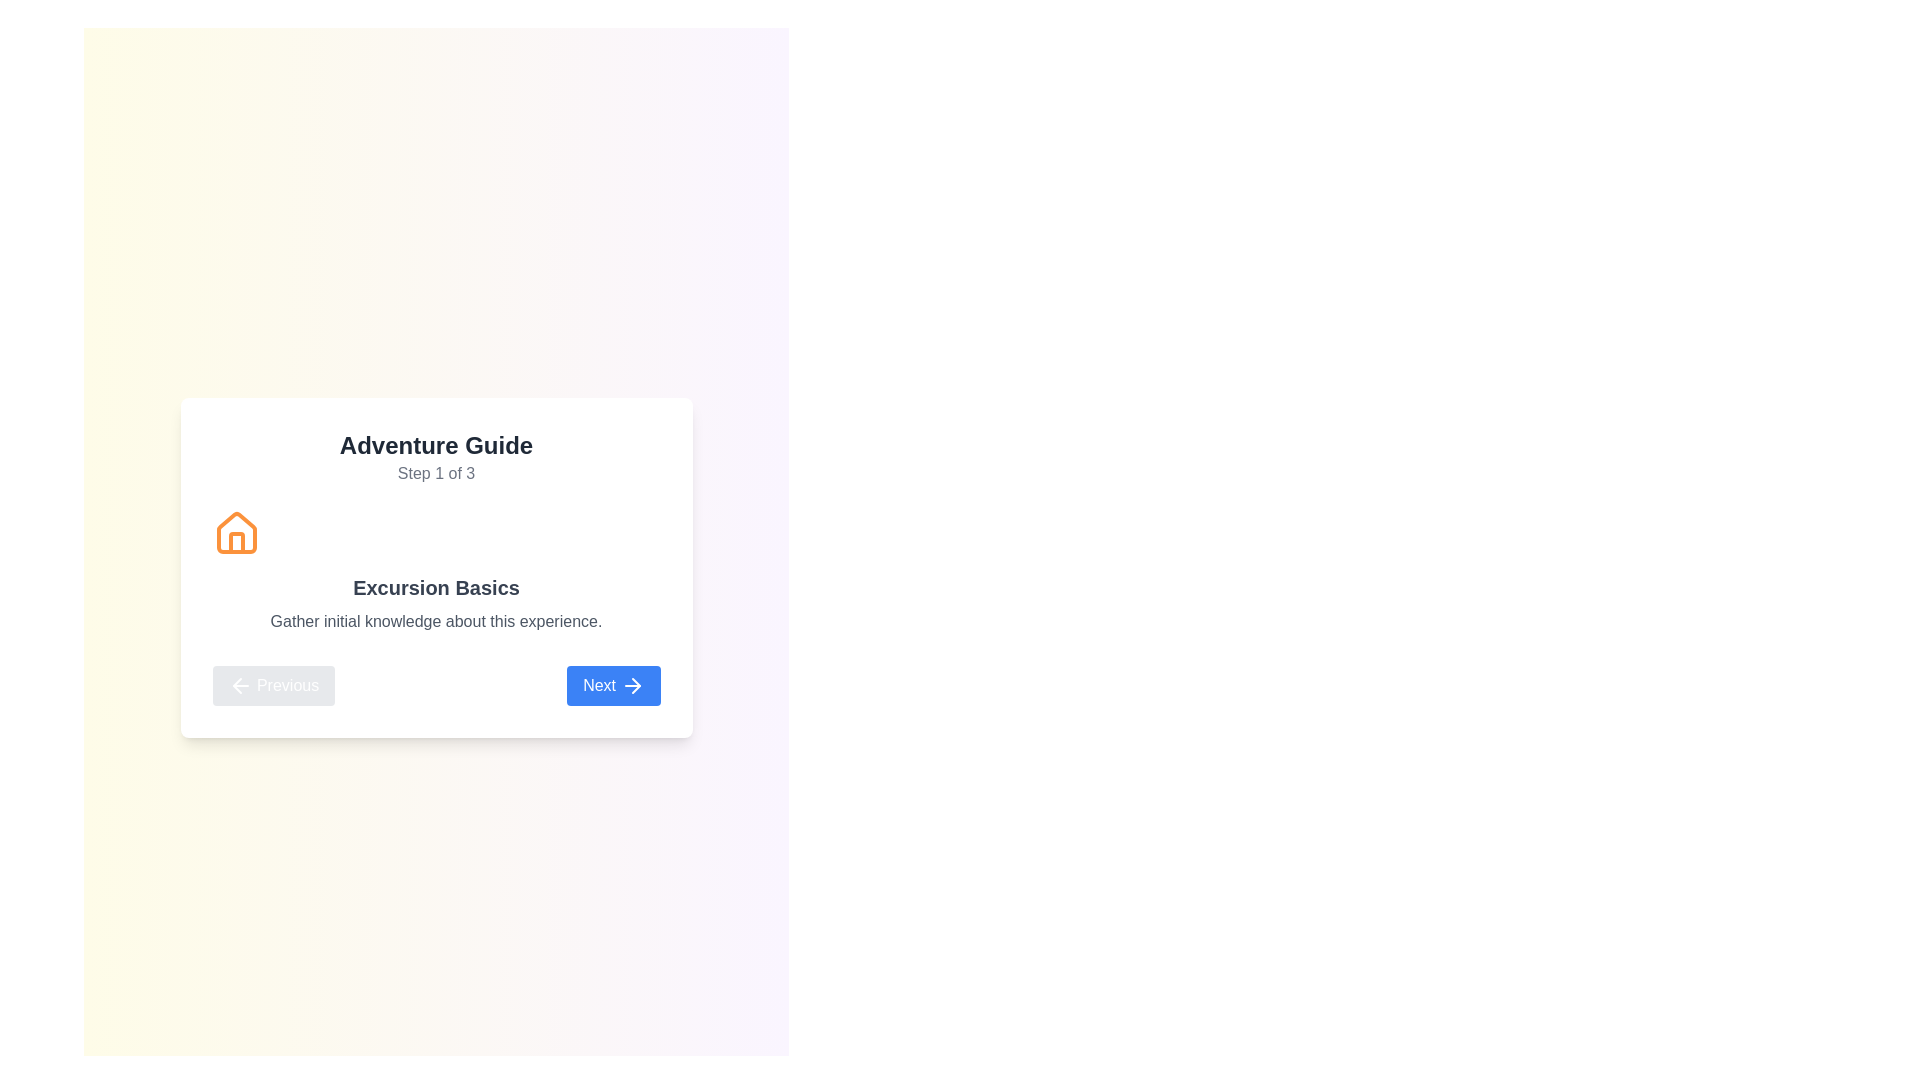  Describe the element at coordinates (634, 685) in the screenshot. I see `the forward-navigation arrow icon located within the blue 'Next' button in the lower right section of the modal to proceed` at that location.